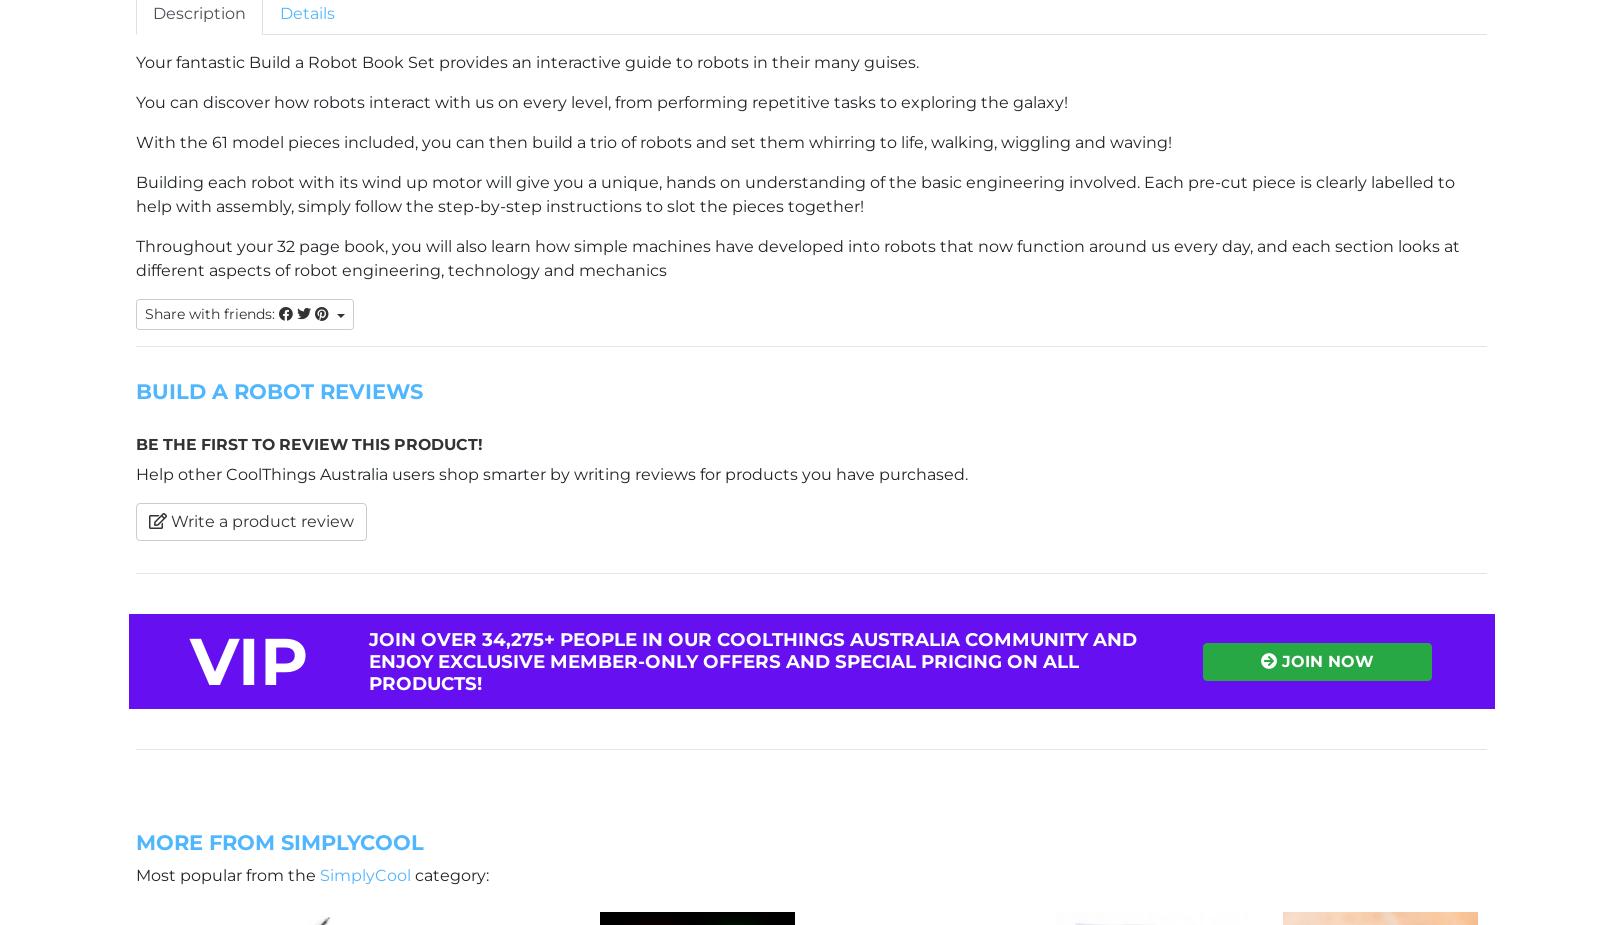 The image size is (1623, 925). What do you see at coordinates (450, 874) in the screenshot?
I see `'category:'` at bounding box center [450, 874].